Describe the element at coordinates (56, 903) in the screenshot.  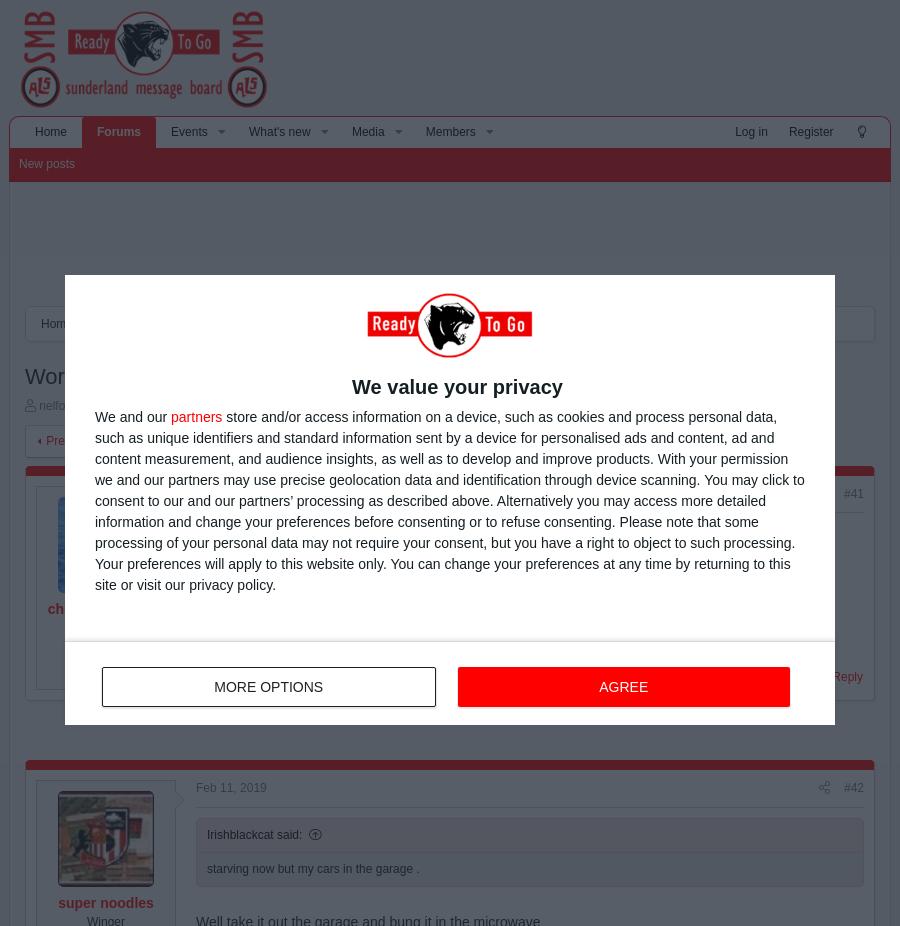
I see `'super noodles'` at that location.